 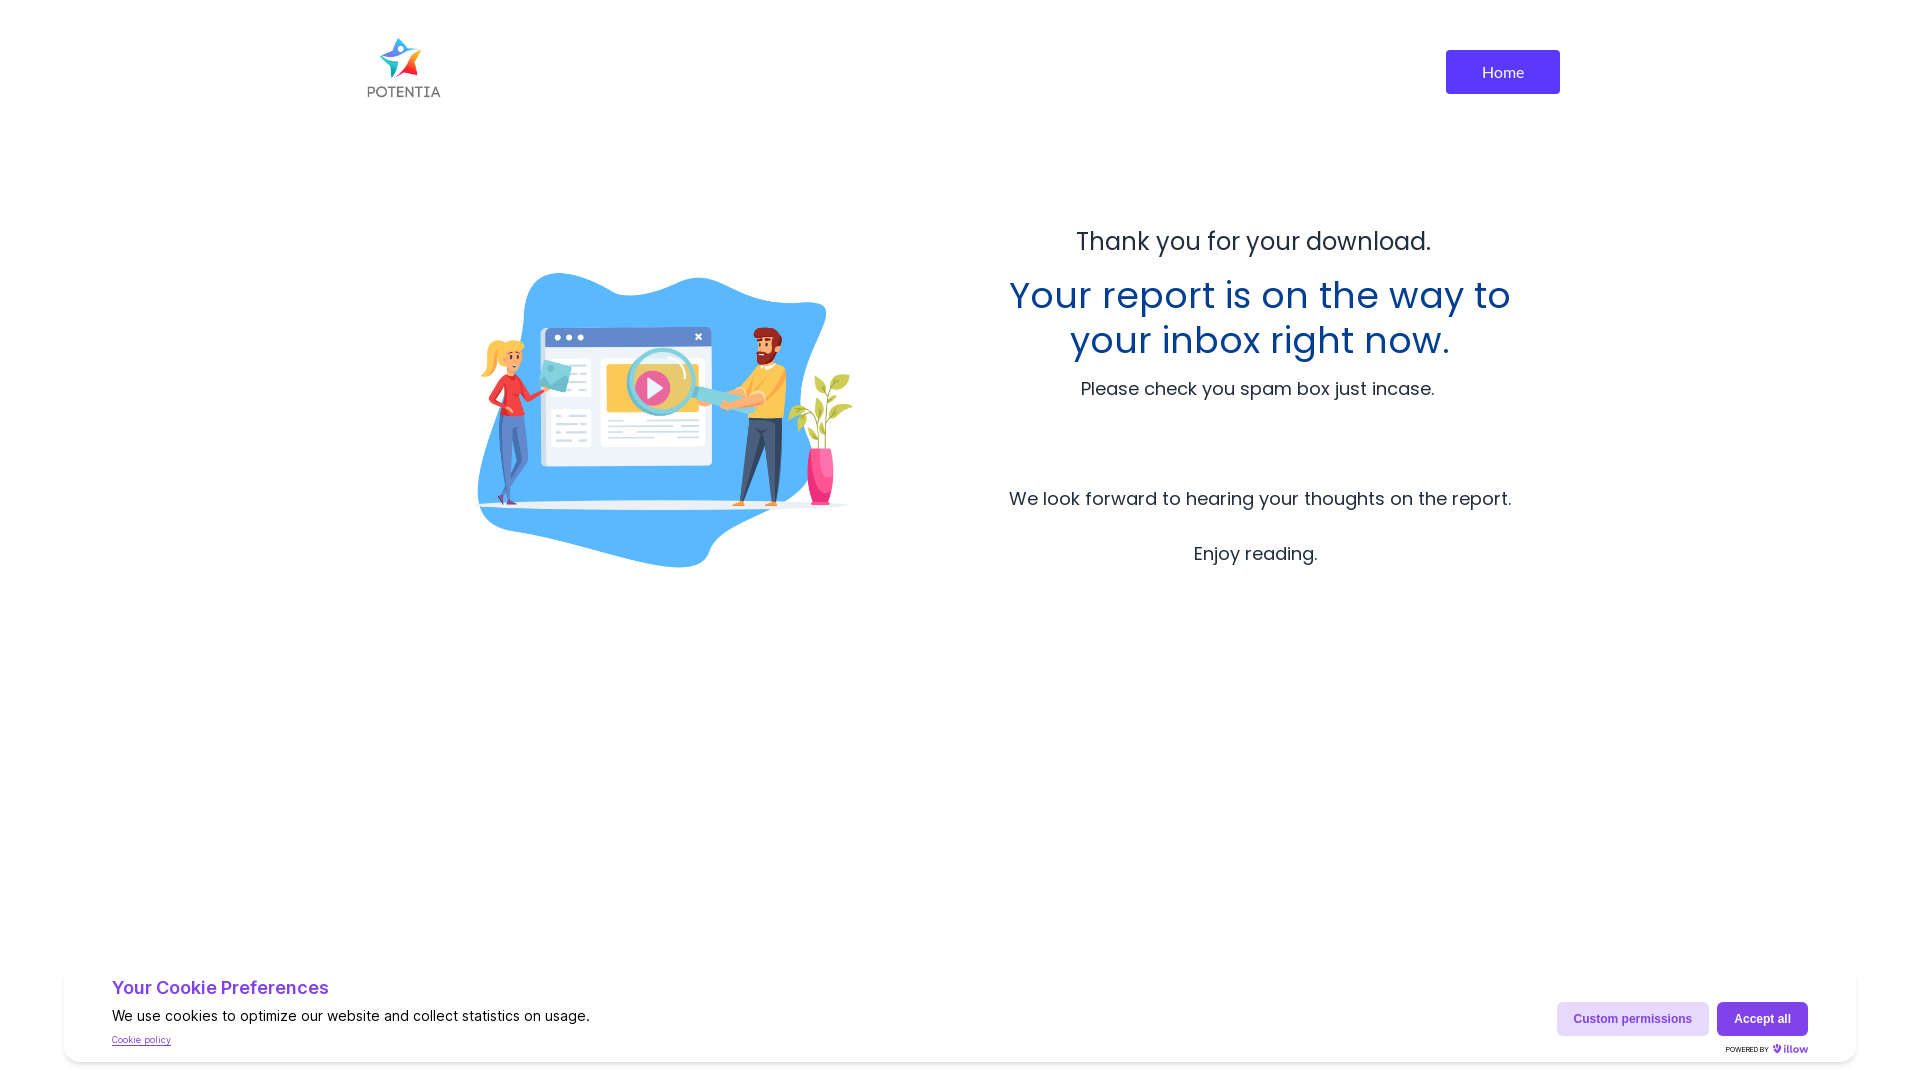 I want to click on 'Home', so click(x=1502, y=71).